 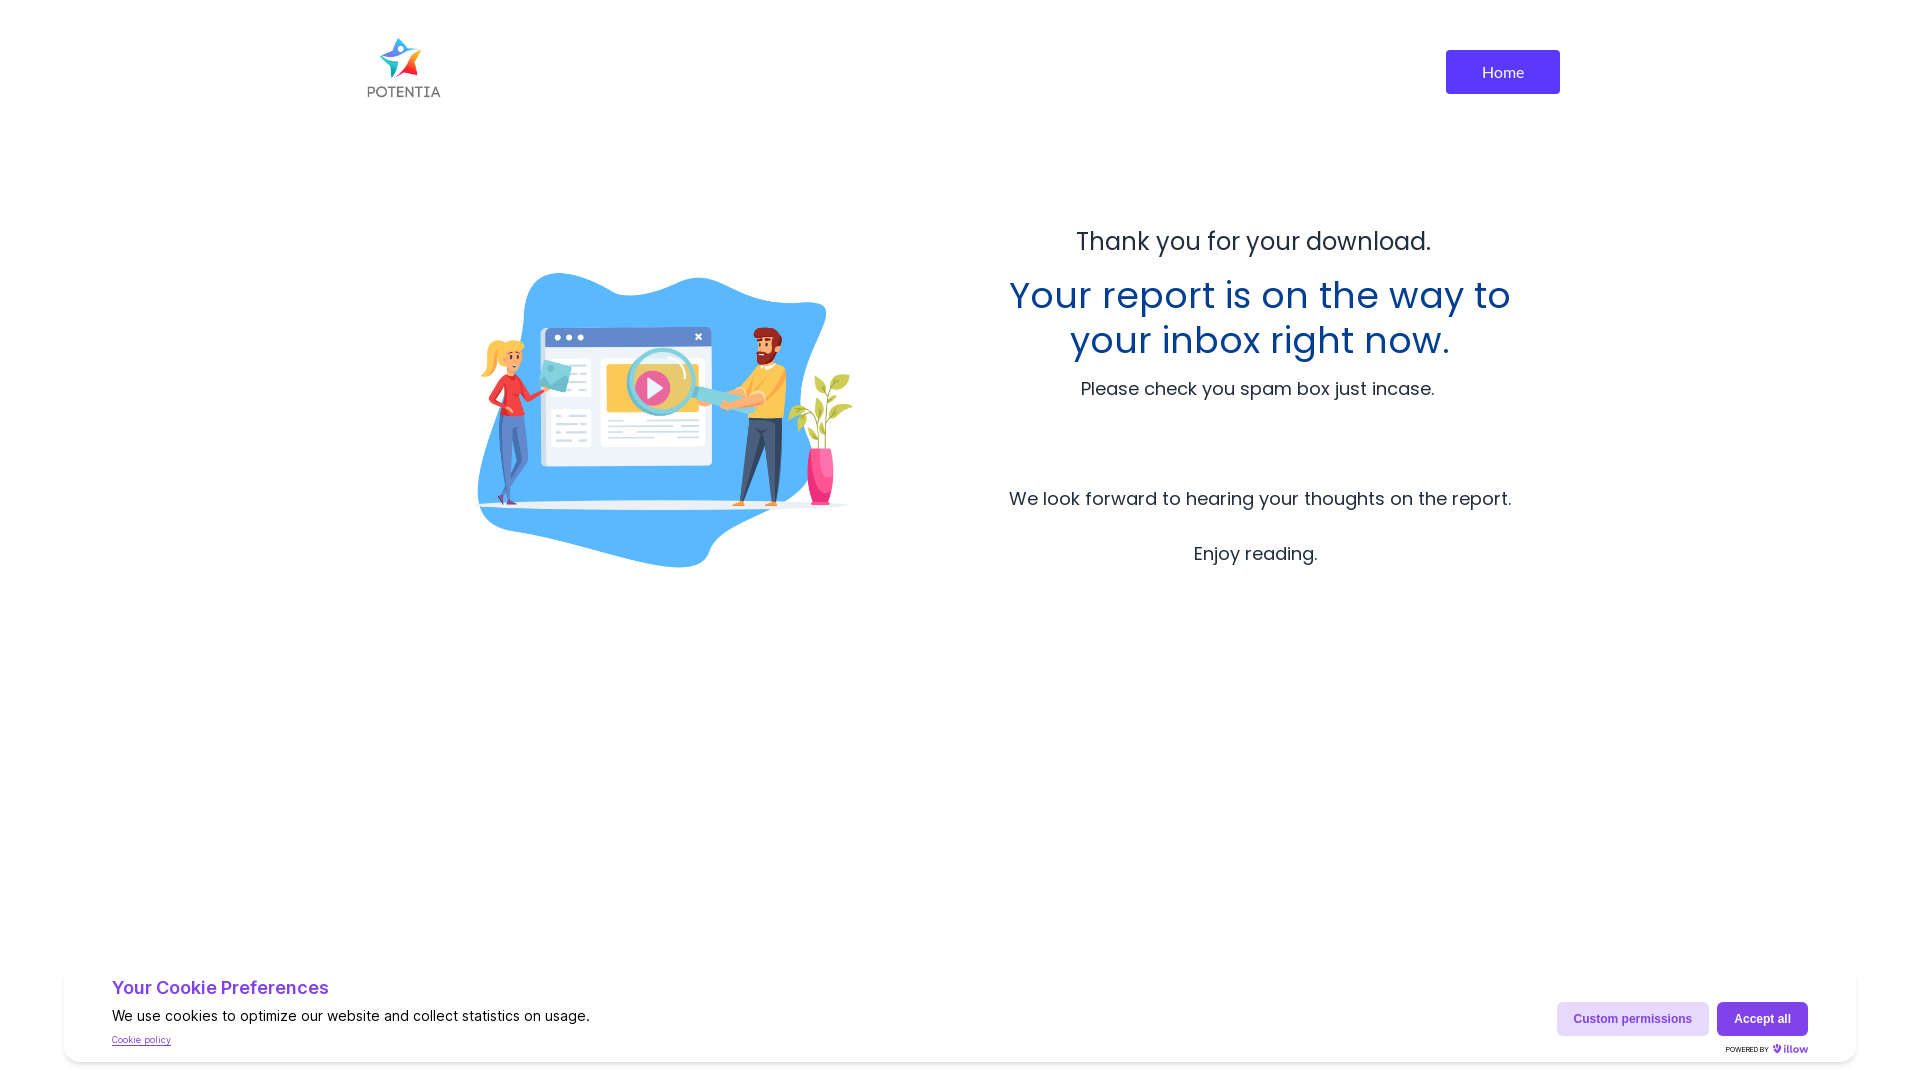 I want to click on 'Home', so click(x=1502, y=71).